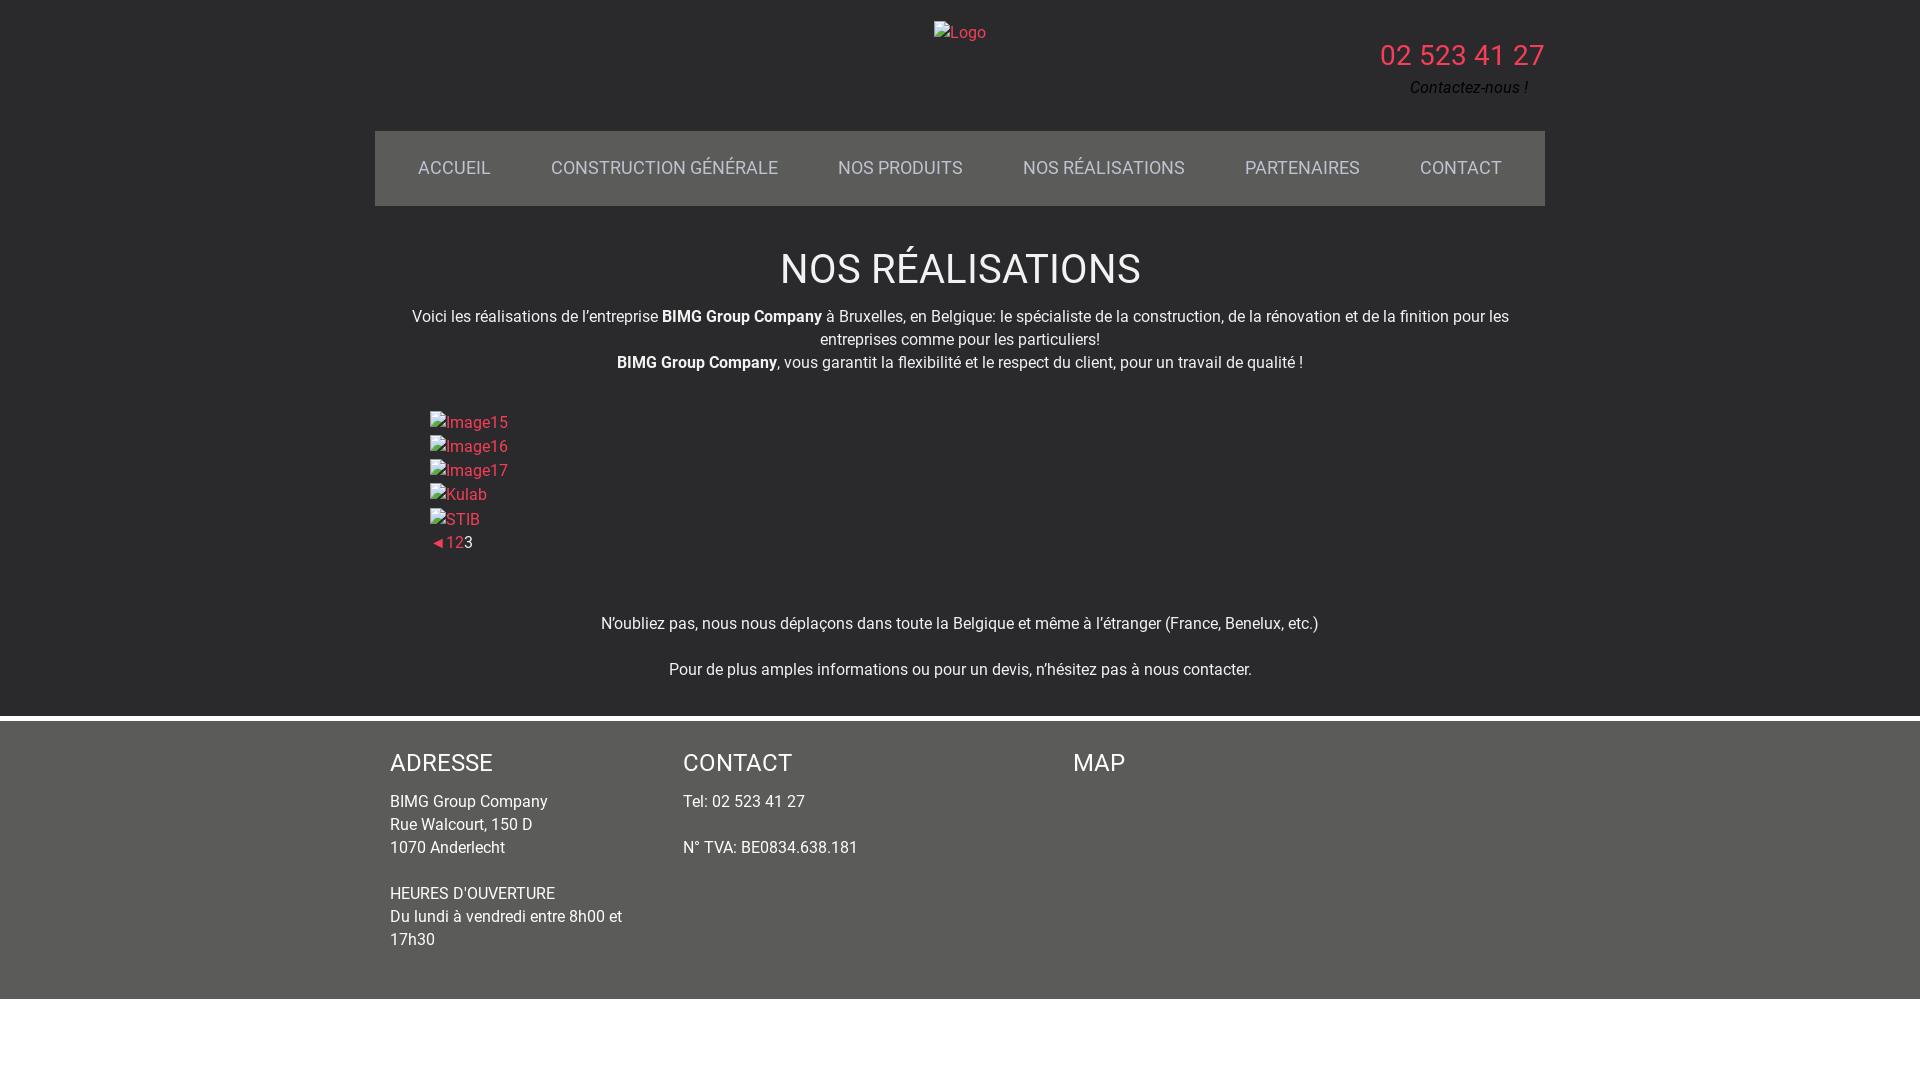 The image size is (1920, 1080). I want to click on 'Image15', so click(468, 421).